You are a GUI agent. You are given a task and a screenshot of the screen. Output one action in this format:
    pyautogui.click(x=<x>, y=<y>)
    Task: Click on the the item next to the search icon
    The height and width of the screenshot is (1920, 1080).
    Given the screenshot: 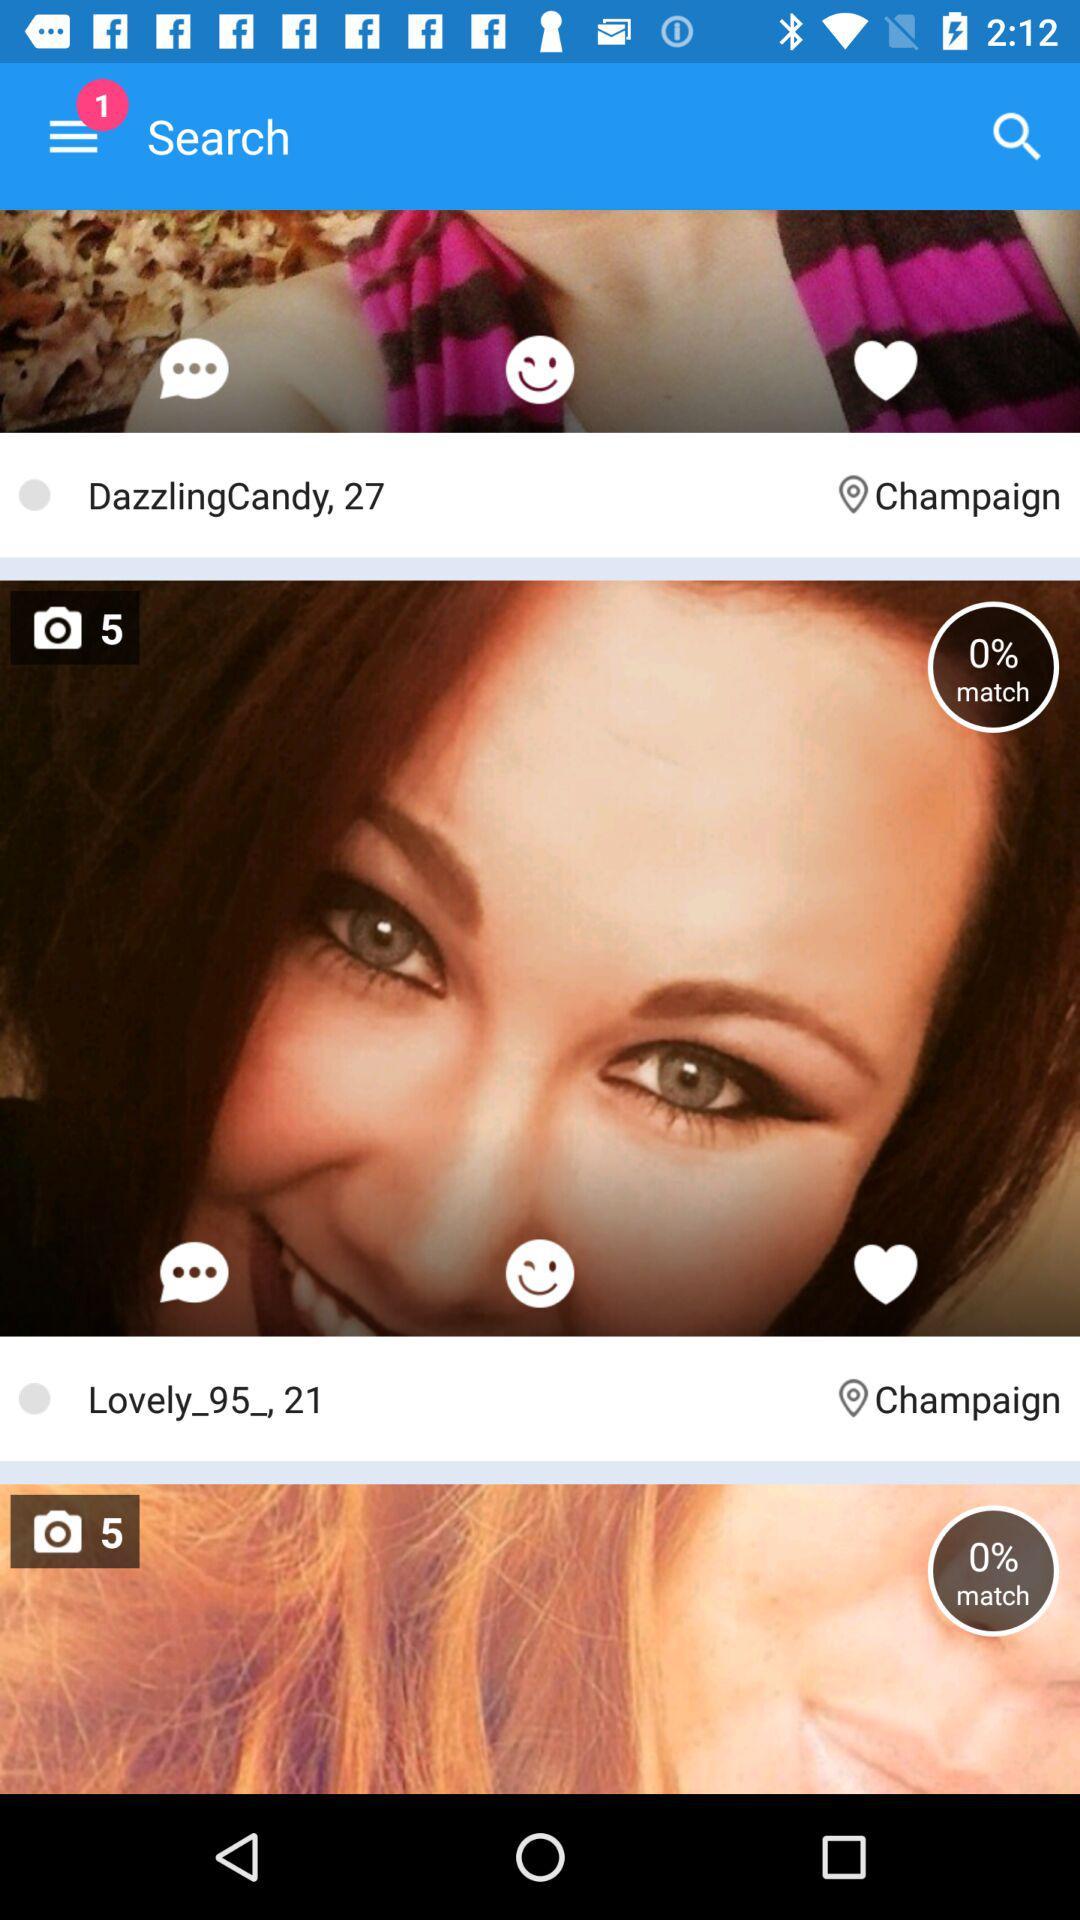 What is the action you would take?
    pyautogui.click(x=72, y=135)
    